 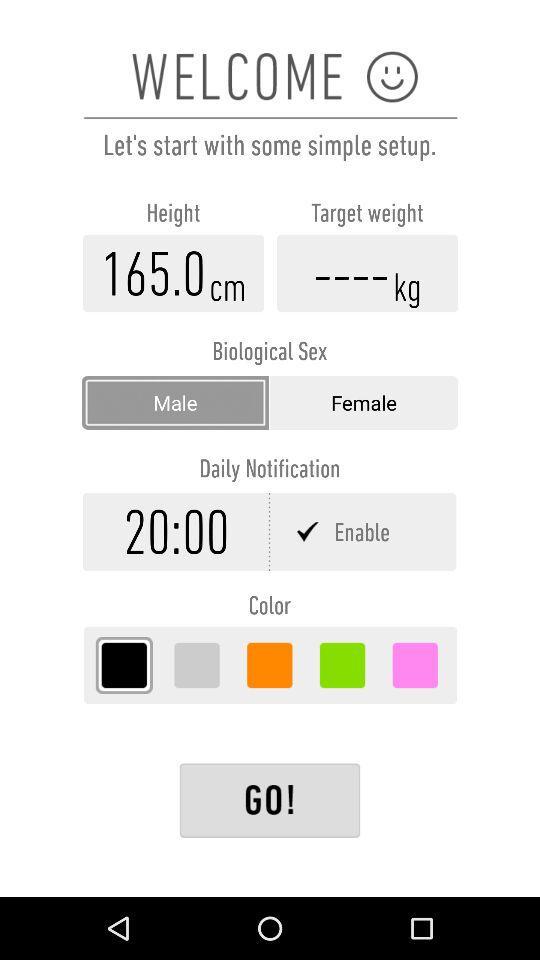 What do you see at coordinates (341, 665) in the screenshot?
I see `color option lime green` at bounding box center [341, 665].